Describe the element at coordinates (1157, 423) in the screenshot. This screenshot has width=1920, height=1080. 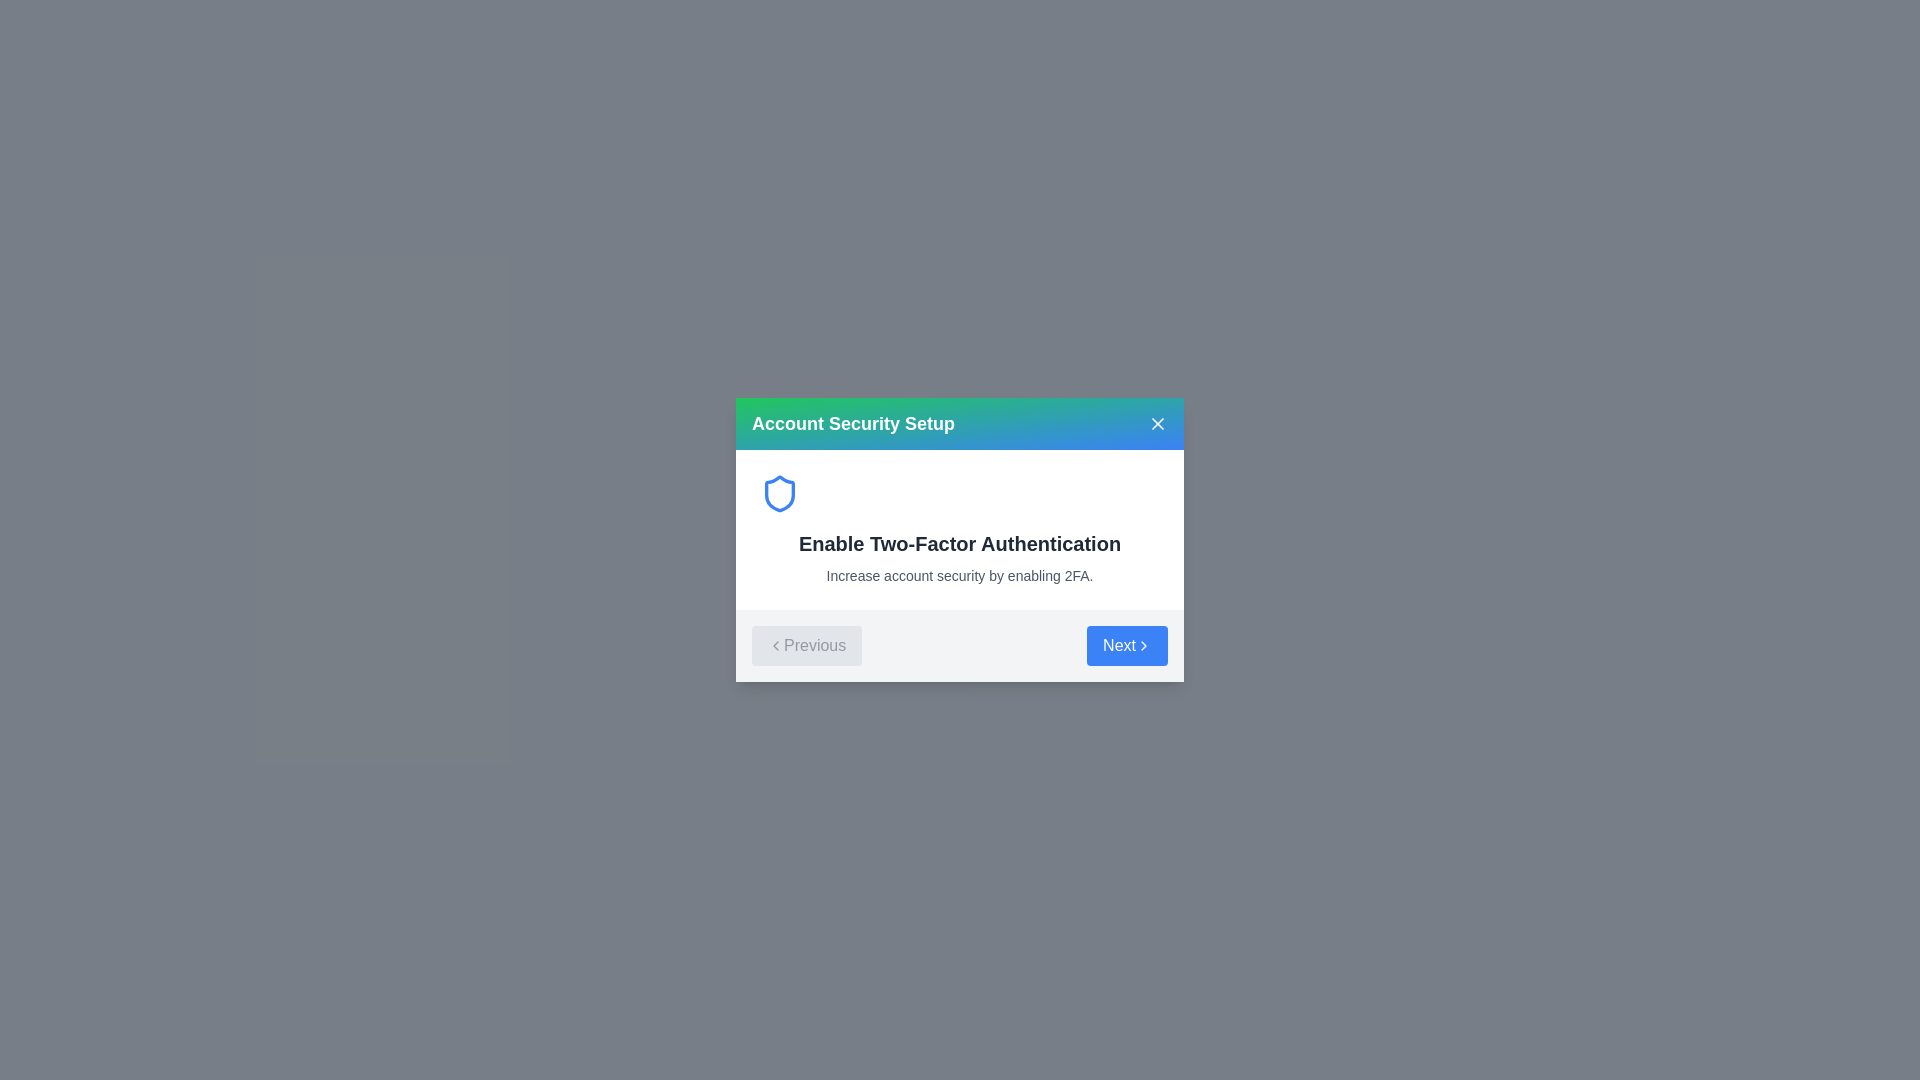
I see `the cross-shaped close button located in the title bar of the modal dialog box` at that location.